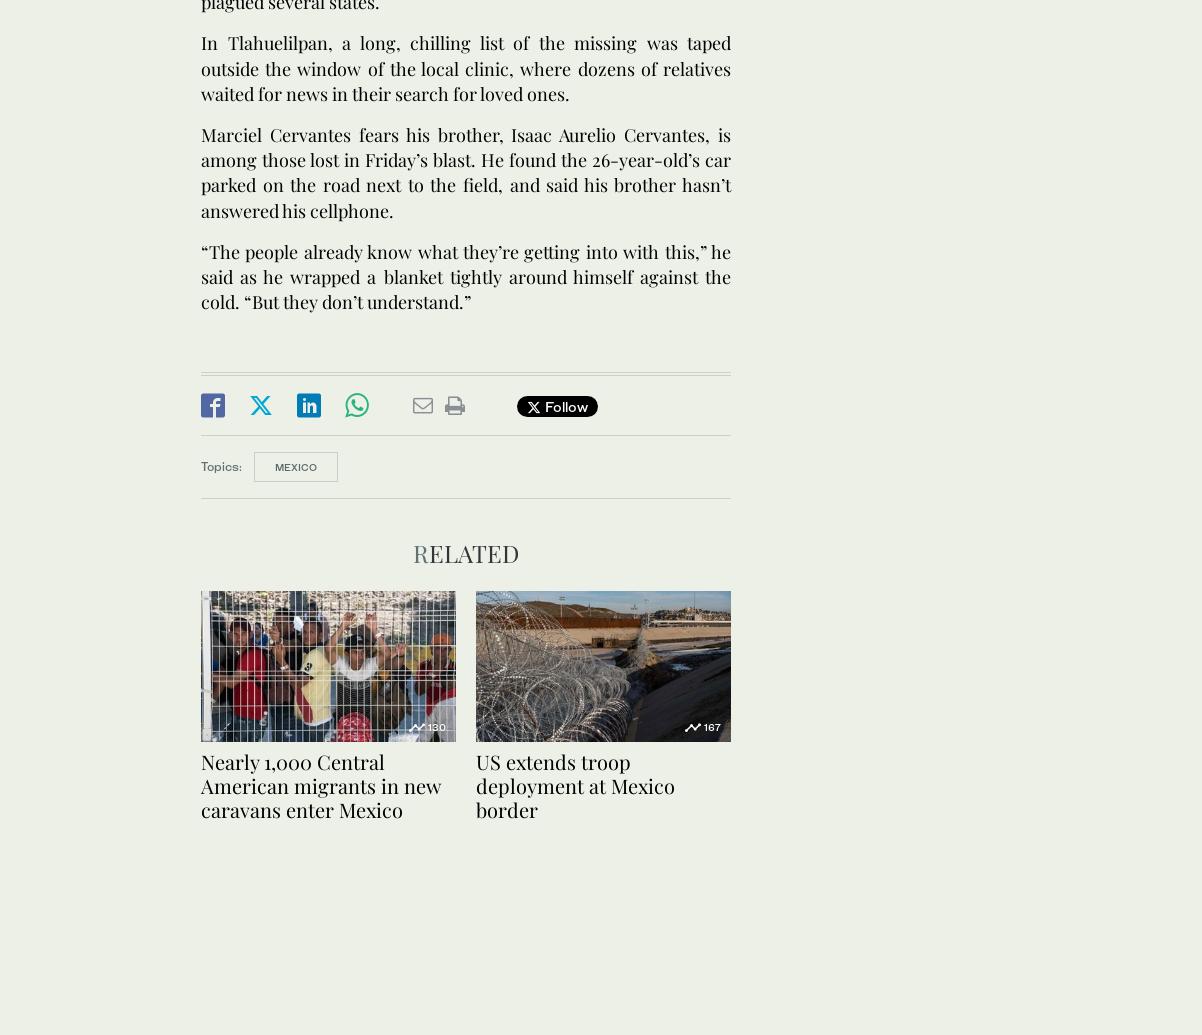 The image size is (1202, 1035). I want to click on 'Topics:', so click(221, 465).